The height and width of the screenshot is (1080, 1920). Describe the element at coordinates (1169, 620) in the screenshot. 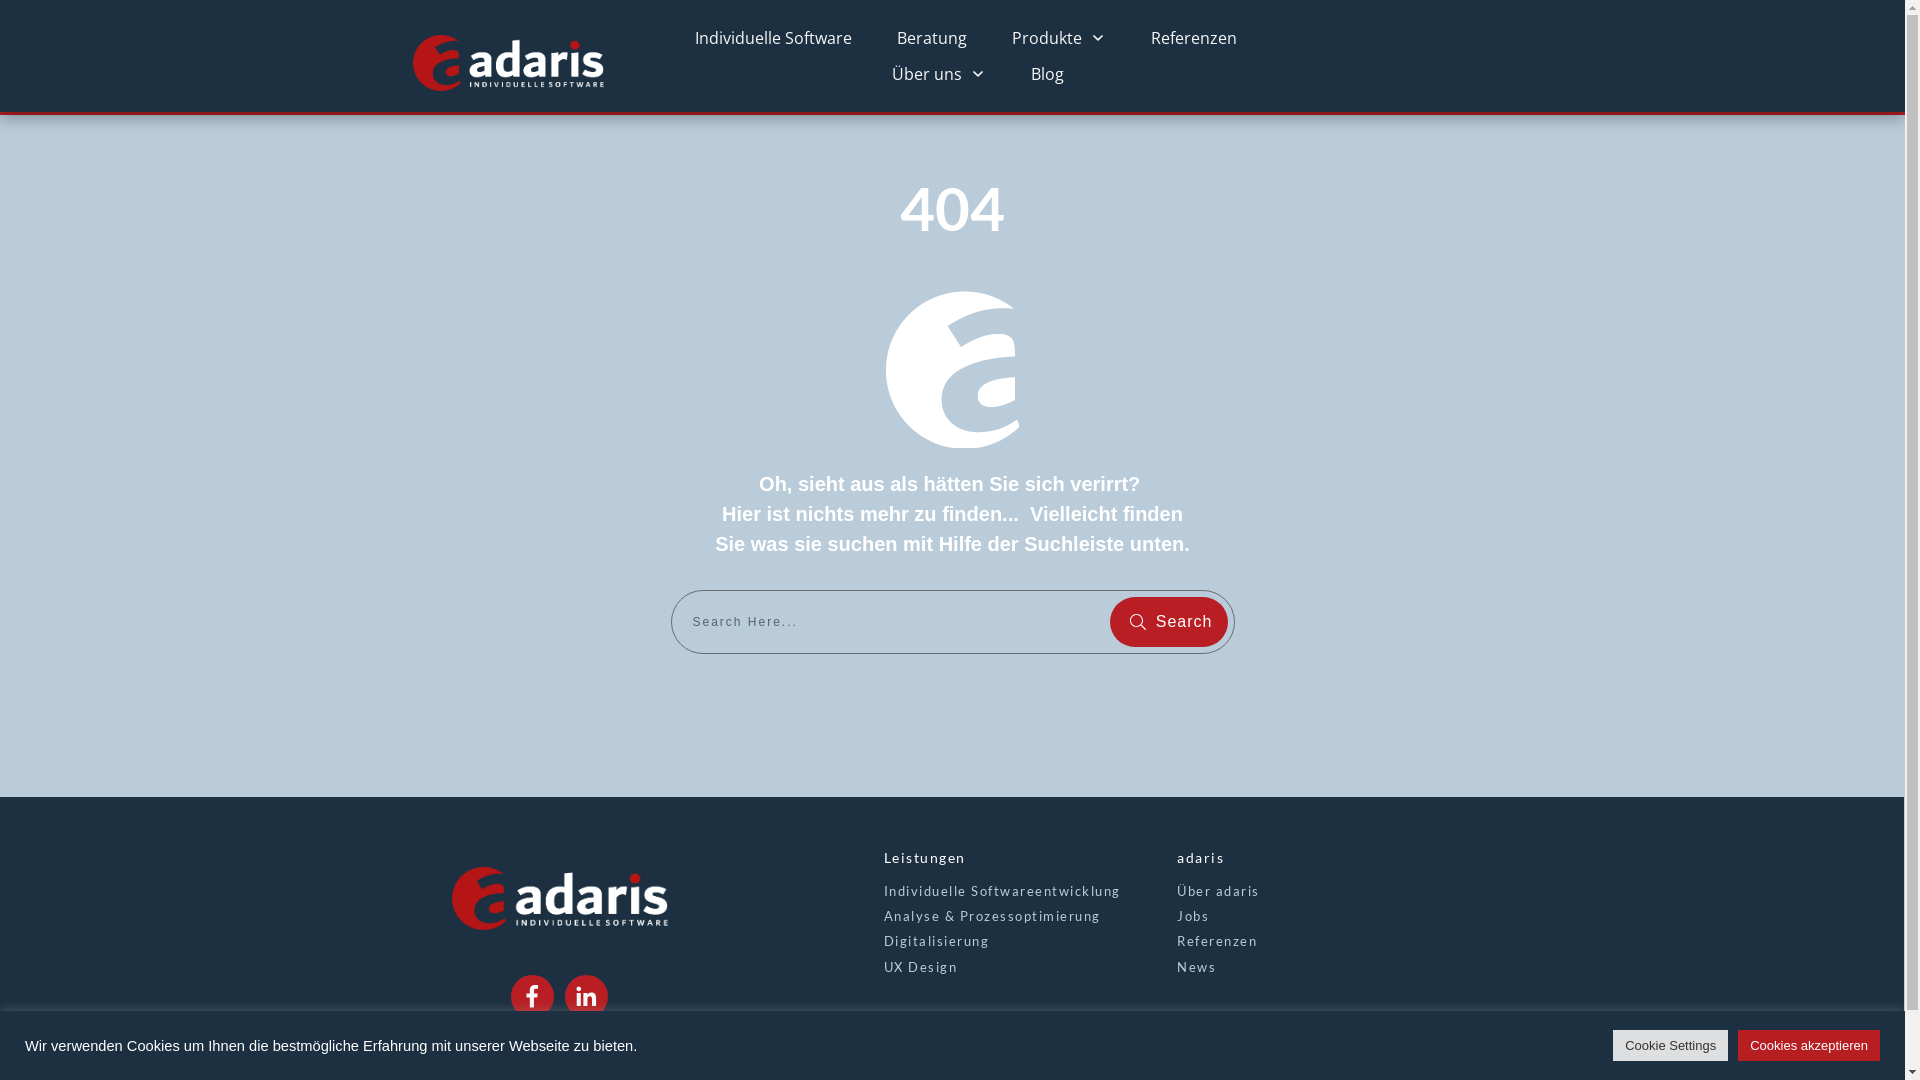

I see `'Search'` at that location.